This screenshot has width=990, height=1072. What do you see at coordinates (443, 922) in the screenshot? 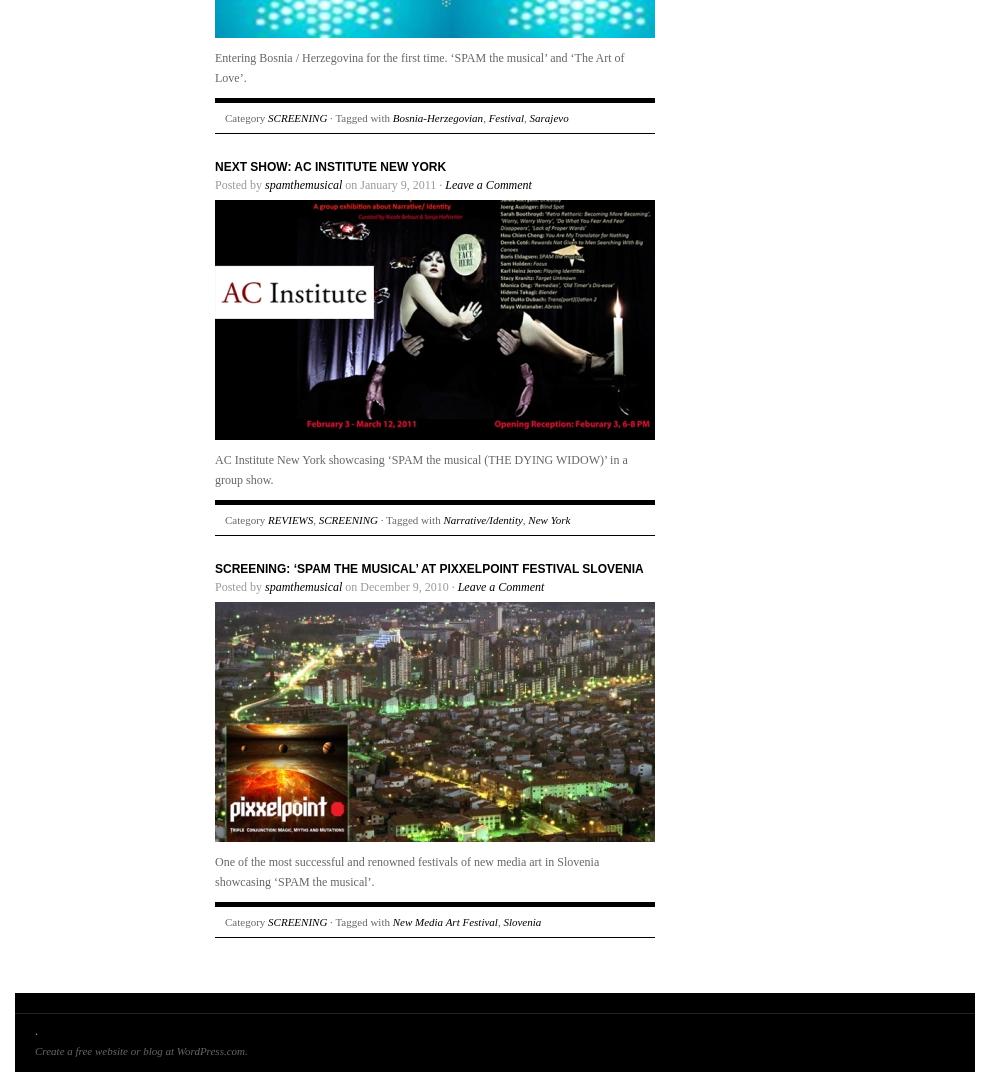
I see `'New Media Art Festival'` at bounding box center [443, 922].